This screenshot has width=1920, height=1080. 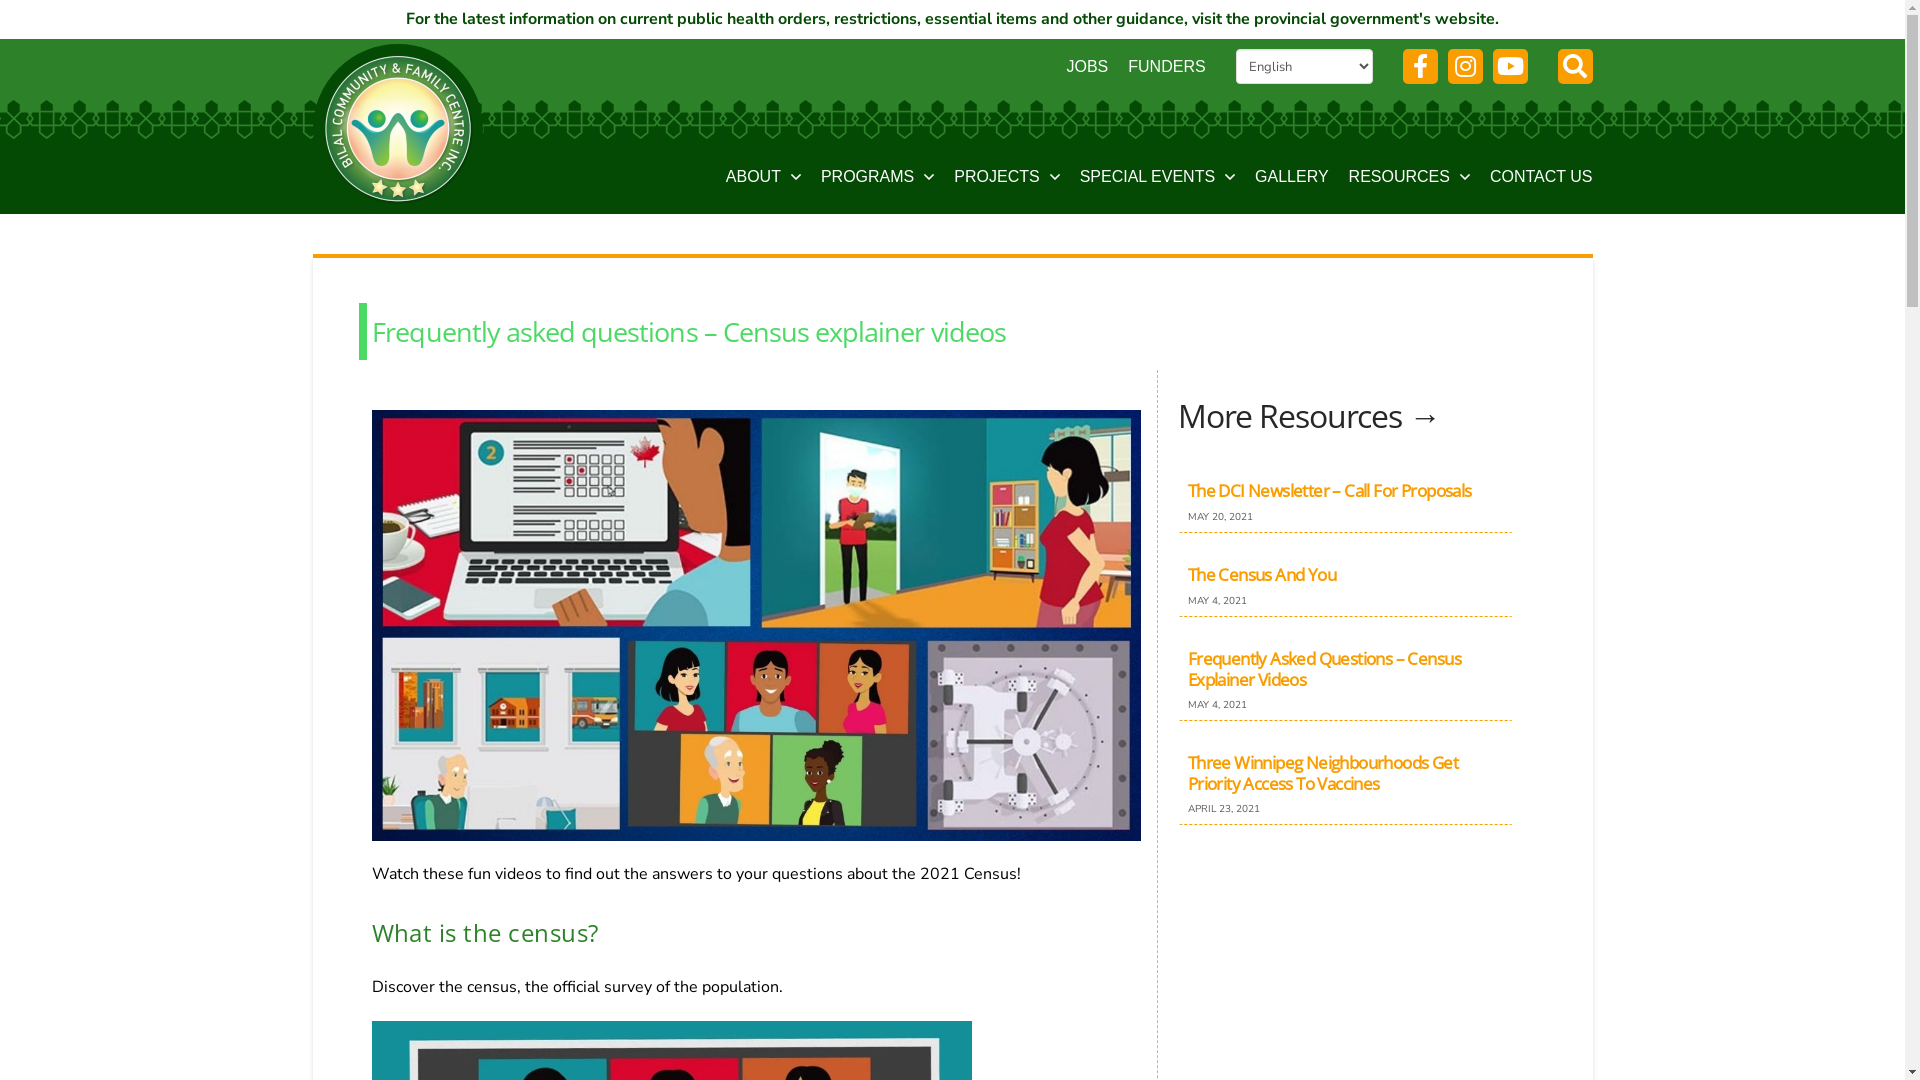 I want to click on 'PROJECTS', so click(x=1006, y=178).